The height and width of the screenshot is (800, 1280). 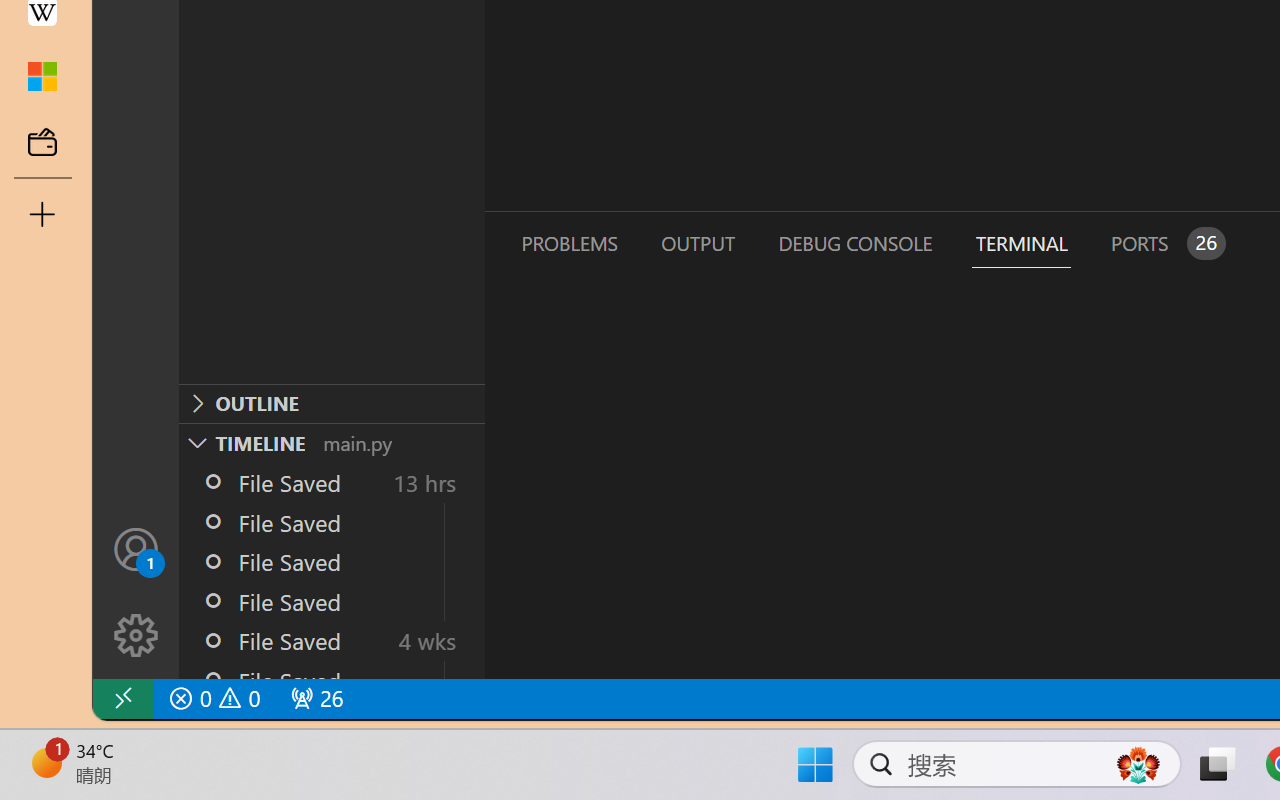 What do you see at coordinates (1165, 242) in the screenshot?
I see `'Ports - 26 forwarded ports'` at bounding box center [1165, 242].